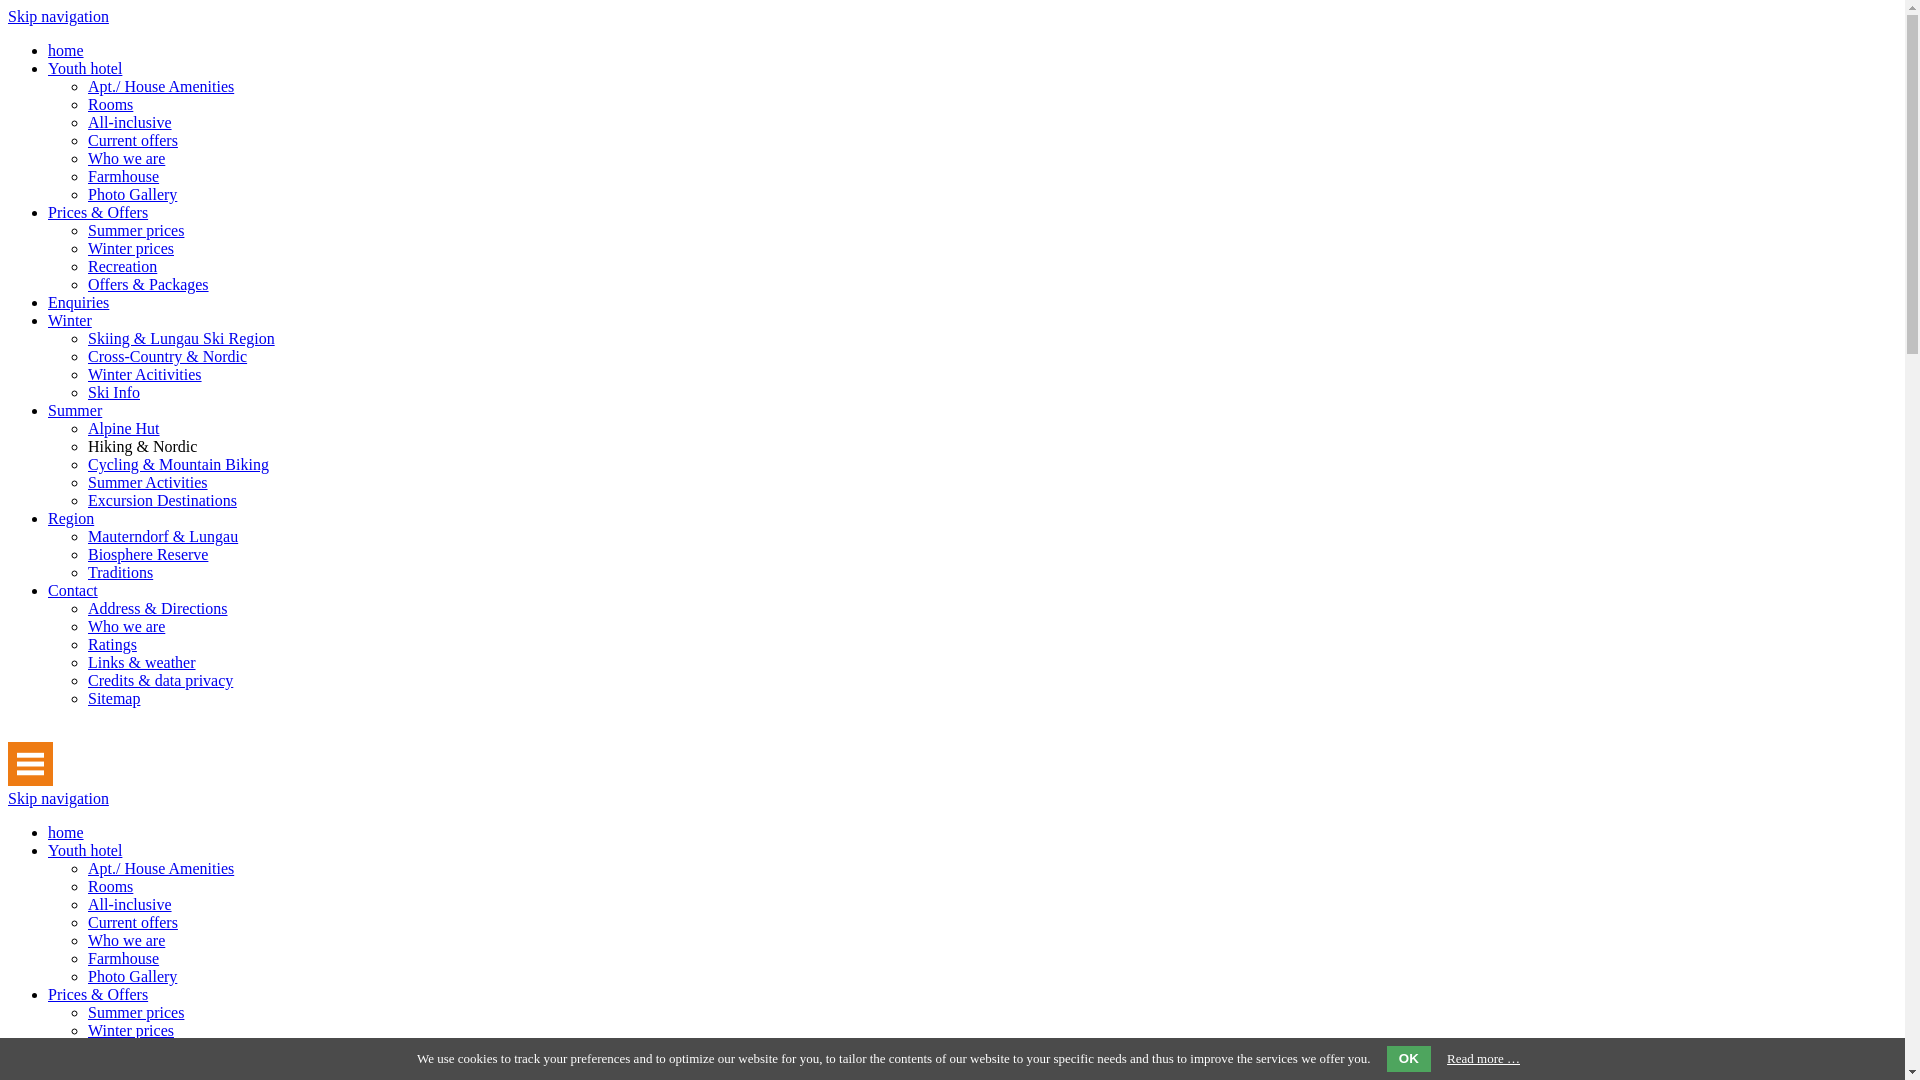  Describe the element at coordinates (86, 922) in the screenshot. I see `'Current offers'` at that location.